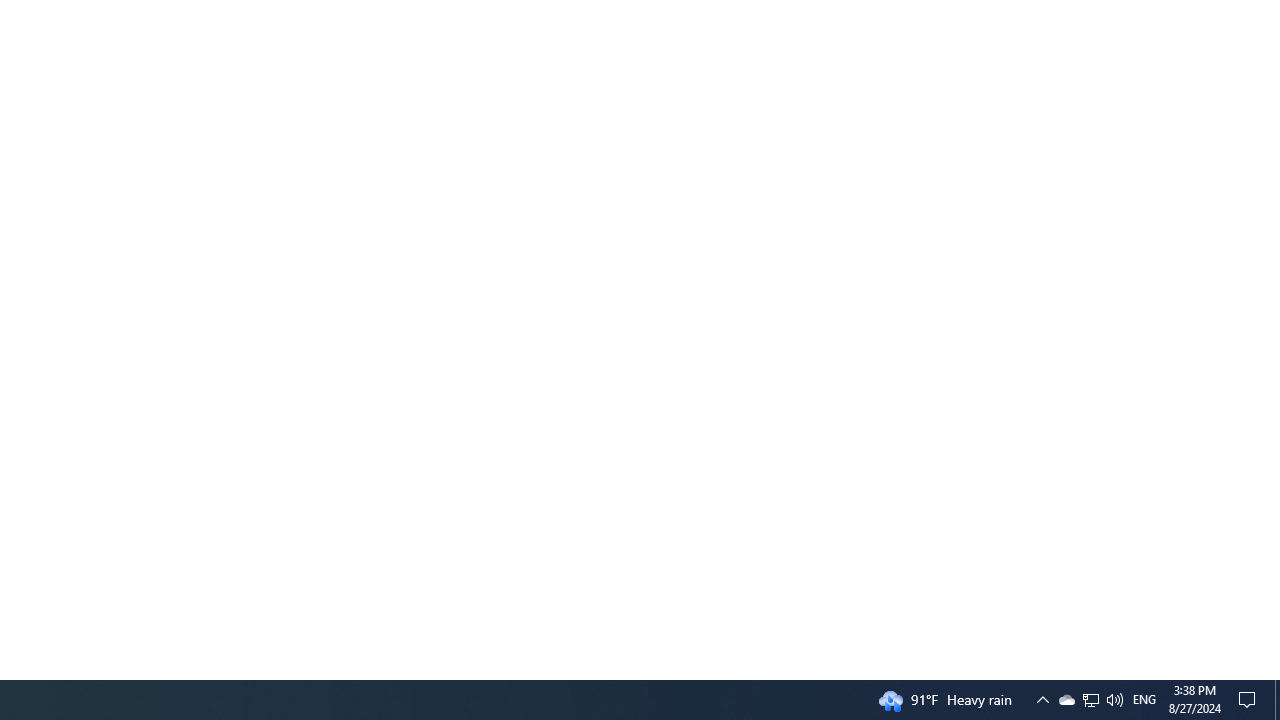  What do you see at coordinates (1113, 698) in the screenshot?
I see `'User Promoted Notification Area'` at bounding box center [1113, 698].